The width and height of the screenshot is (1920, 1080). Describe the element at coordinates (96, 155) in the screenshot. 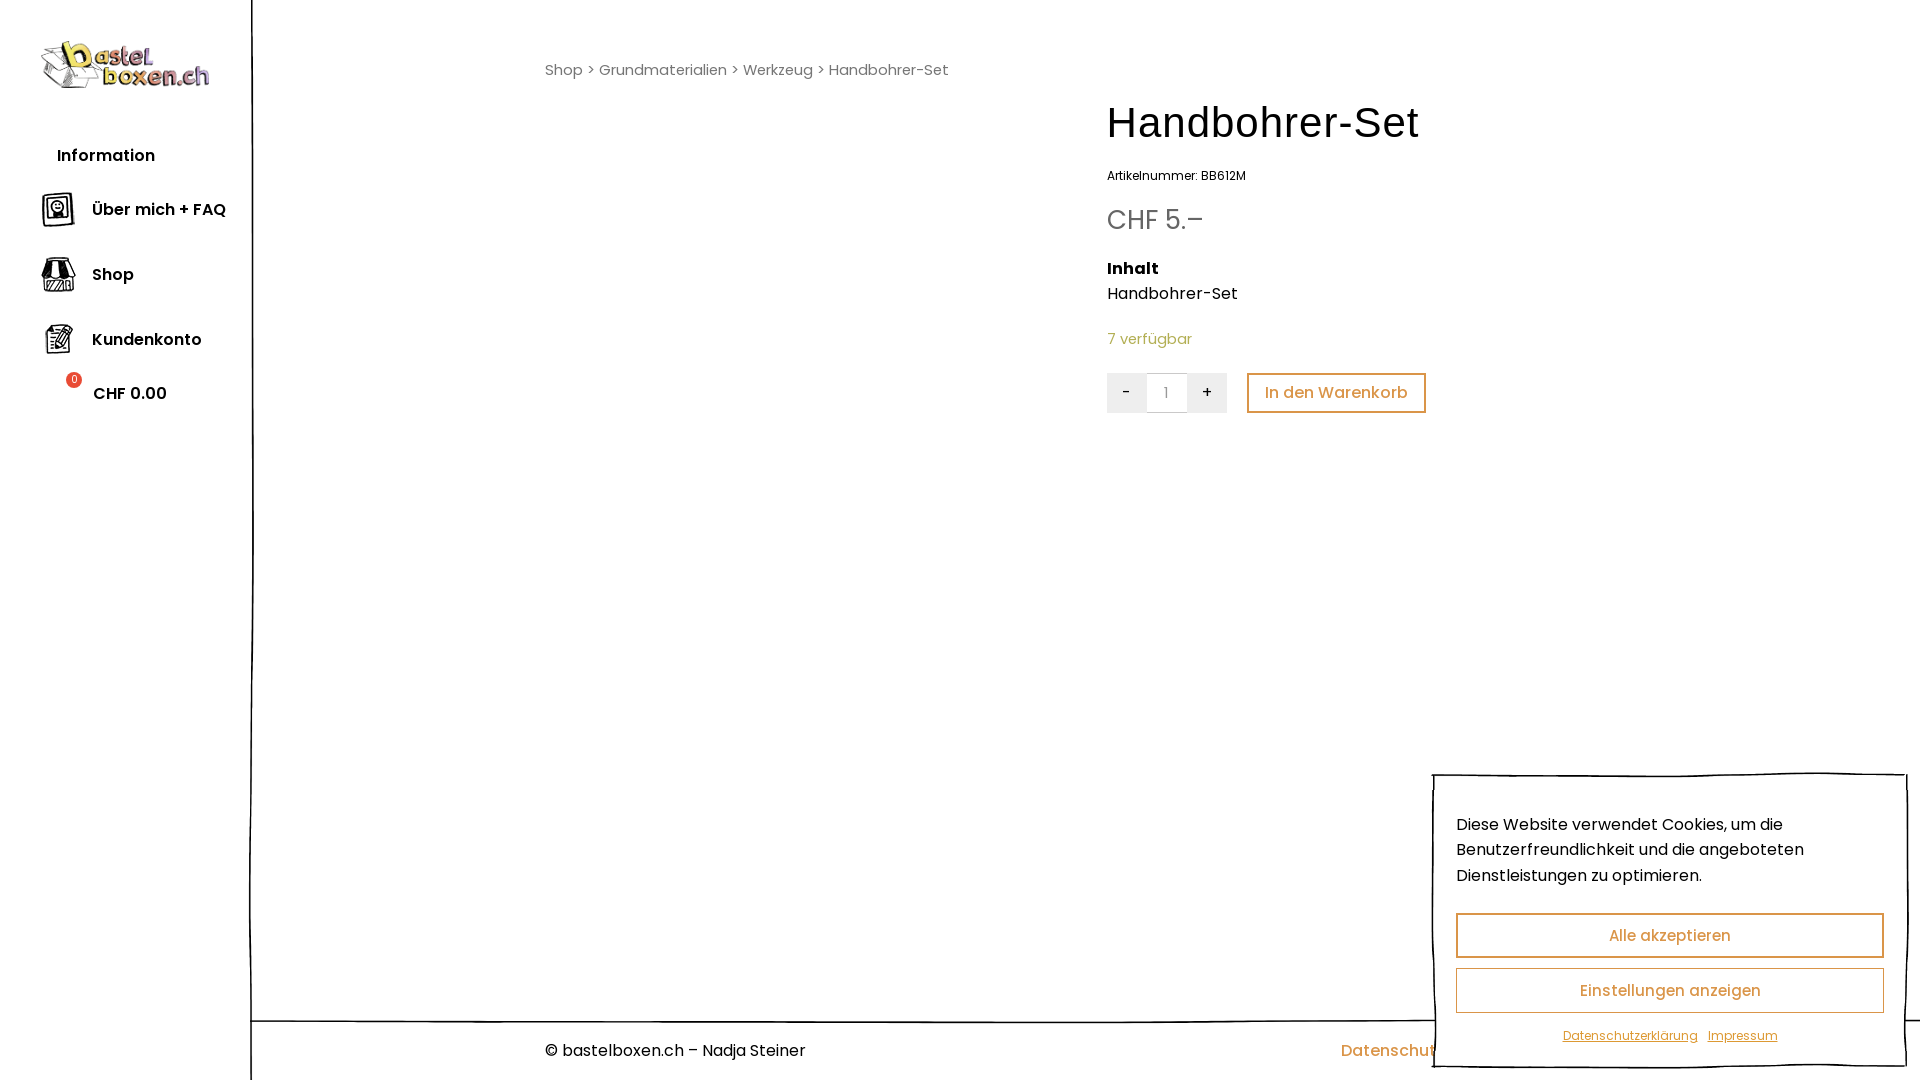

I see `'Information'` at that location.